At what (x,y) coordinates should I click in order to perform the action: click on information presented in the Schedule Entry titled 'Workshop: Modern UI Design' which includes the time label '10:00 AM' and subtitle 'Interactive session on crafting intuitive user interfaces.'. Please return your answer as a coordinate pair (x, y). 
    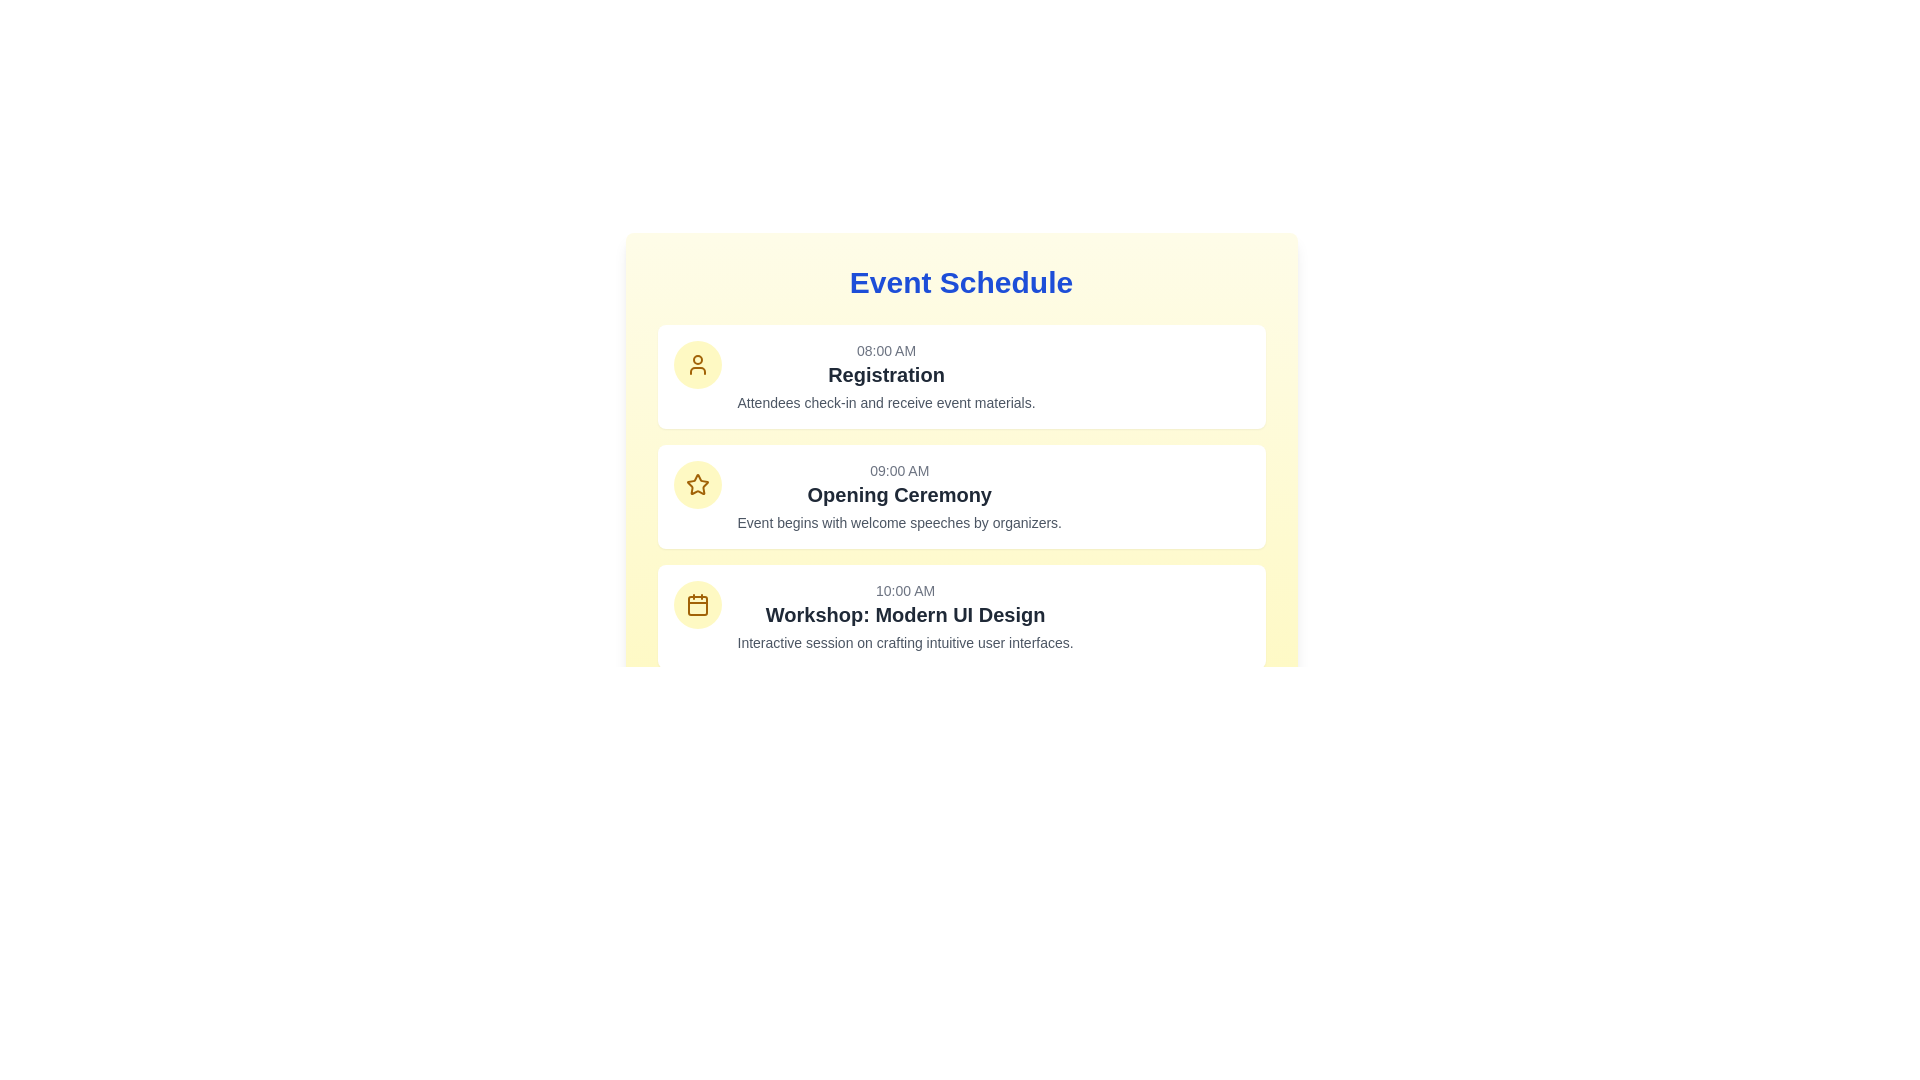
    Looking at the image, I should click on (904, 616).